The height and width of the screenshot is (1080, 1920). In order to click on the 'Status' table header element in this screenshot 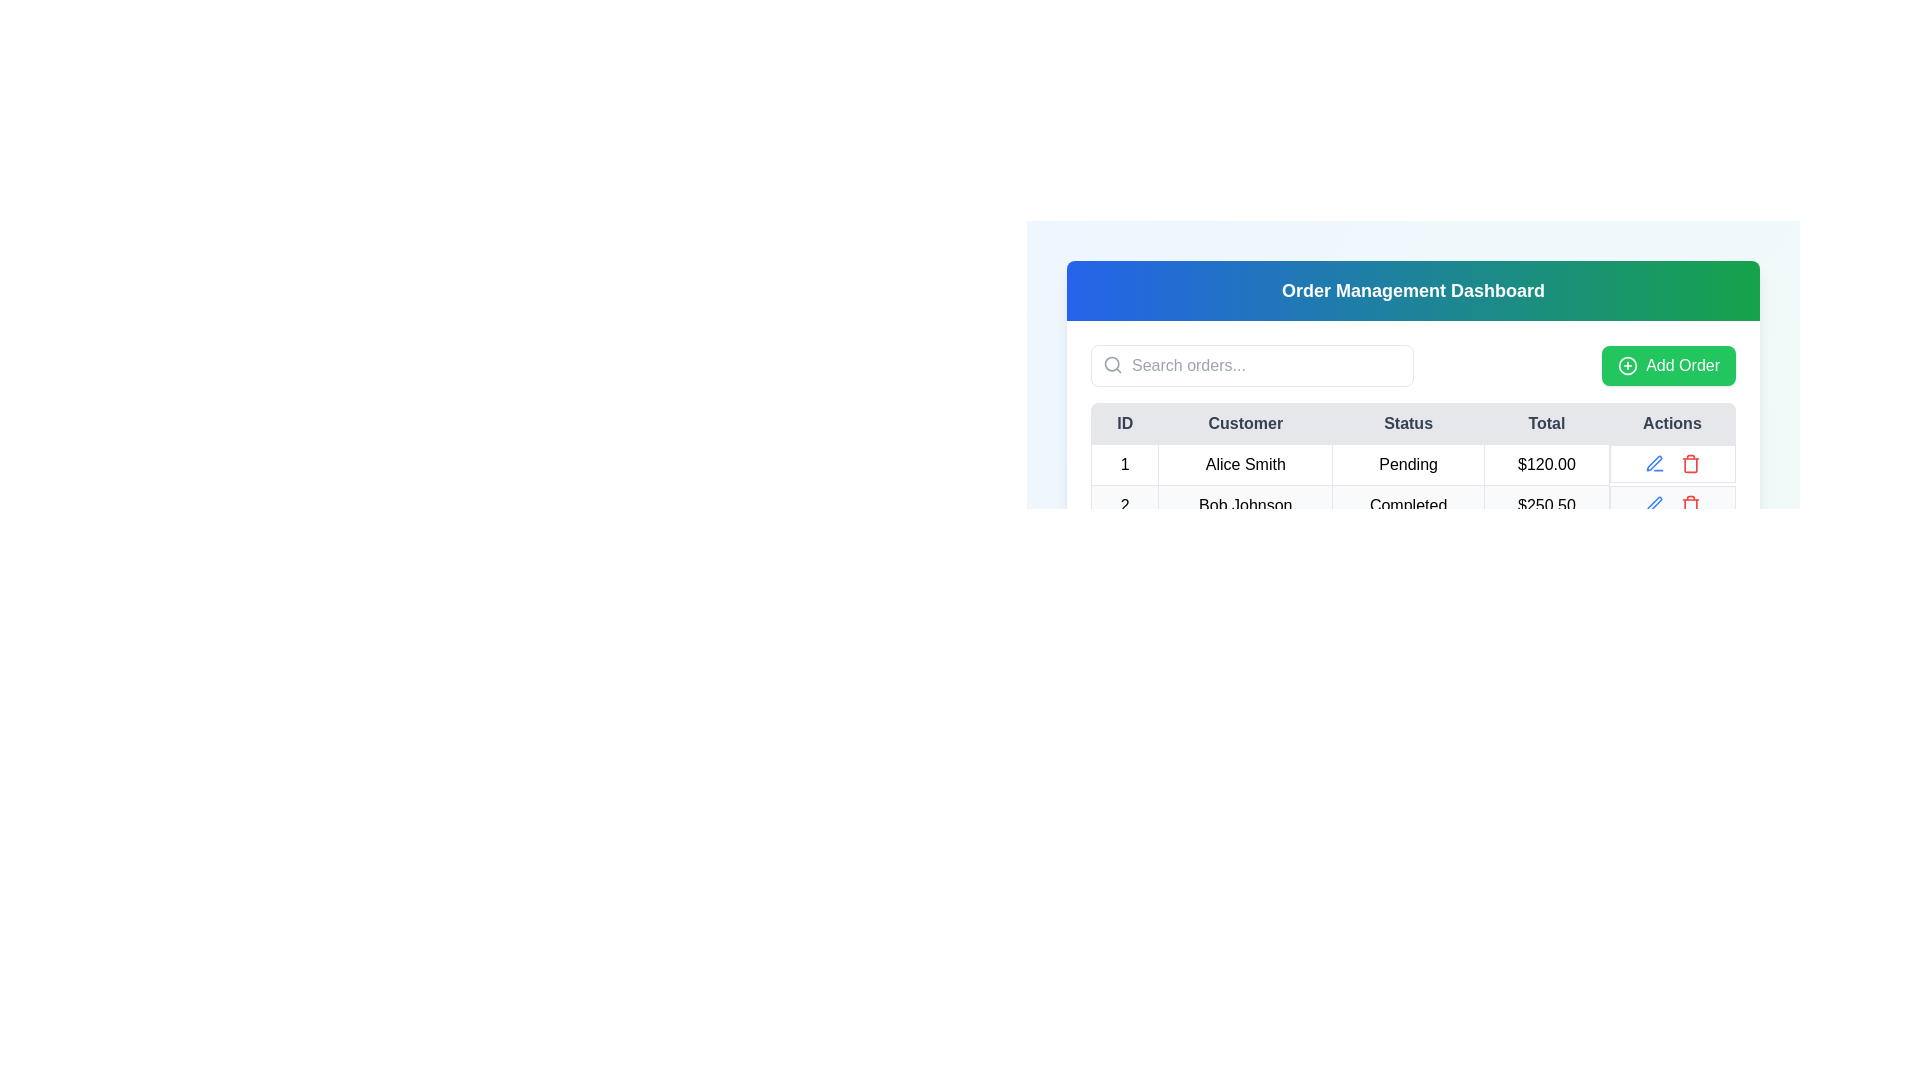, I will do `click(1407, 423)`.